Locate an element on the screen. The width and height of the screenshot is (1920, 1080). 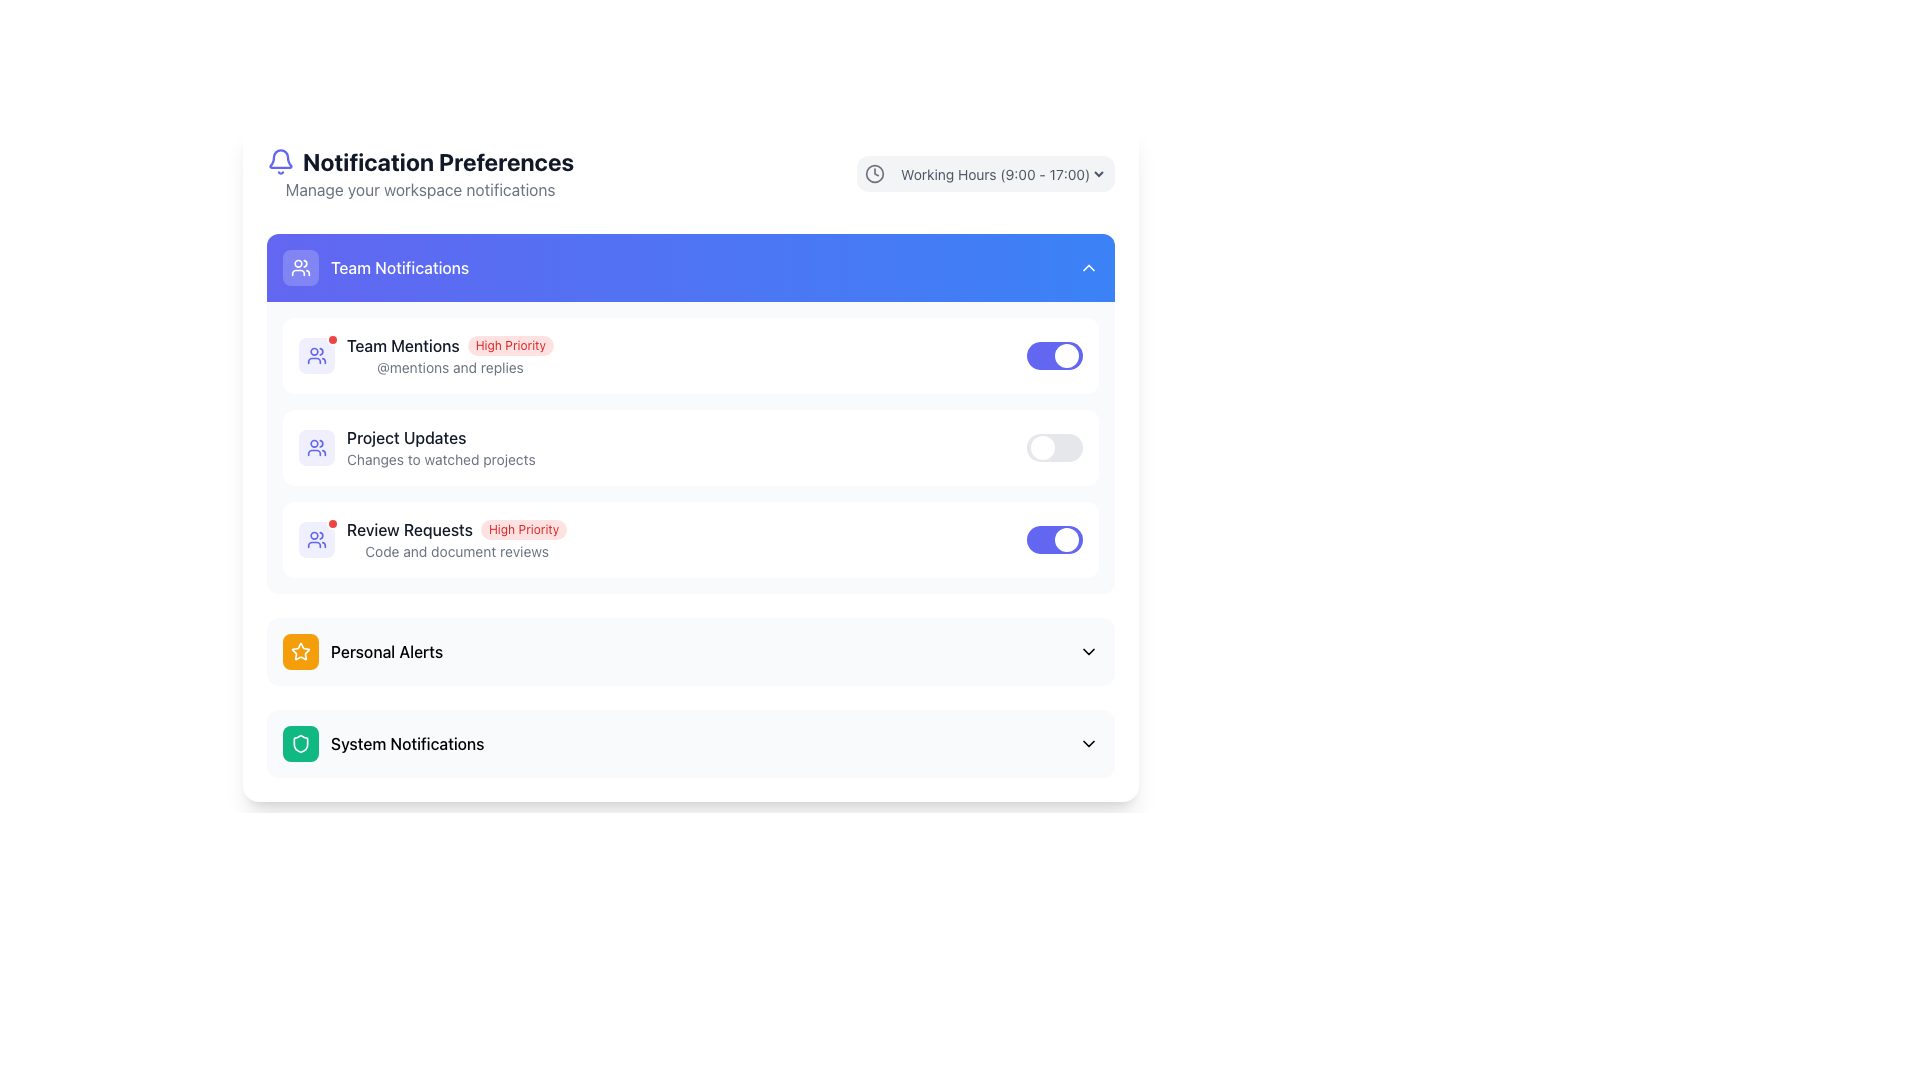
the text block titled 'Project Updates' with the subtitle 'Changes to watched projects' located in the notification preferences section under 'Team Notifications' is located at coordinates (440, 446).